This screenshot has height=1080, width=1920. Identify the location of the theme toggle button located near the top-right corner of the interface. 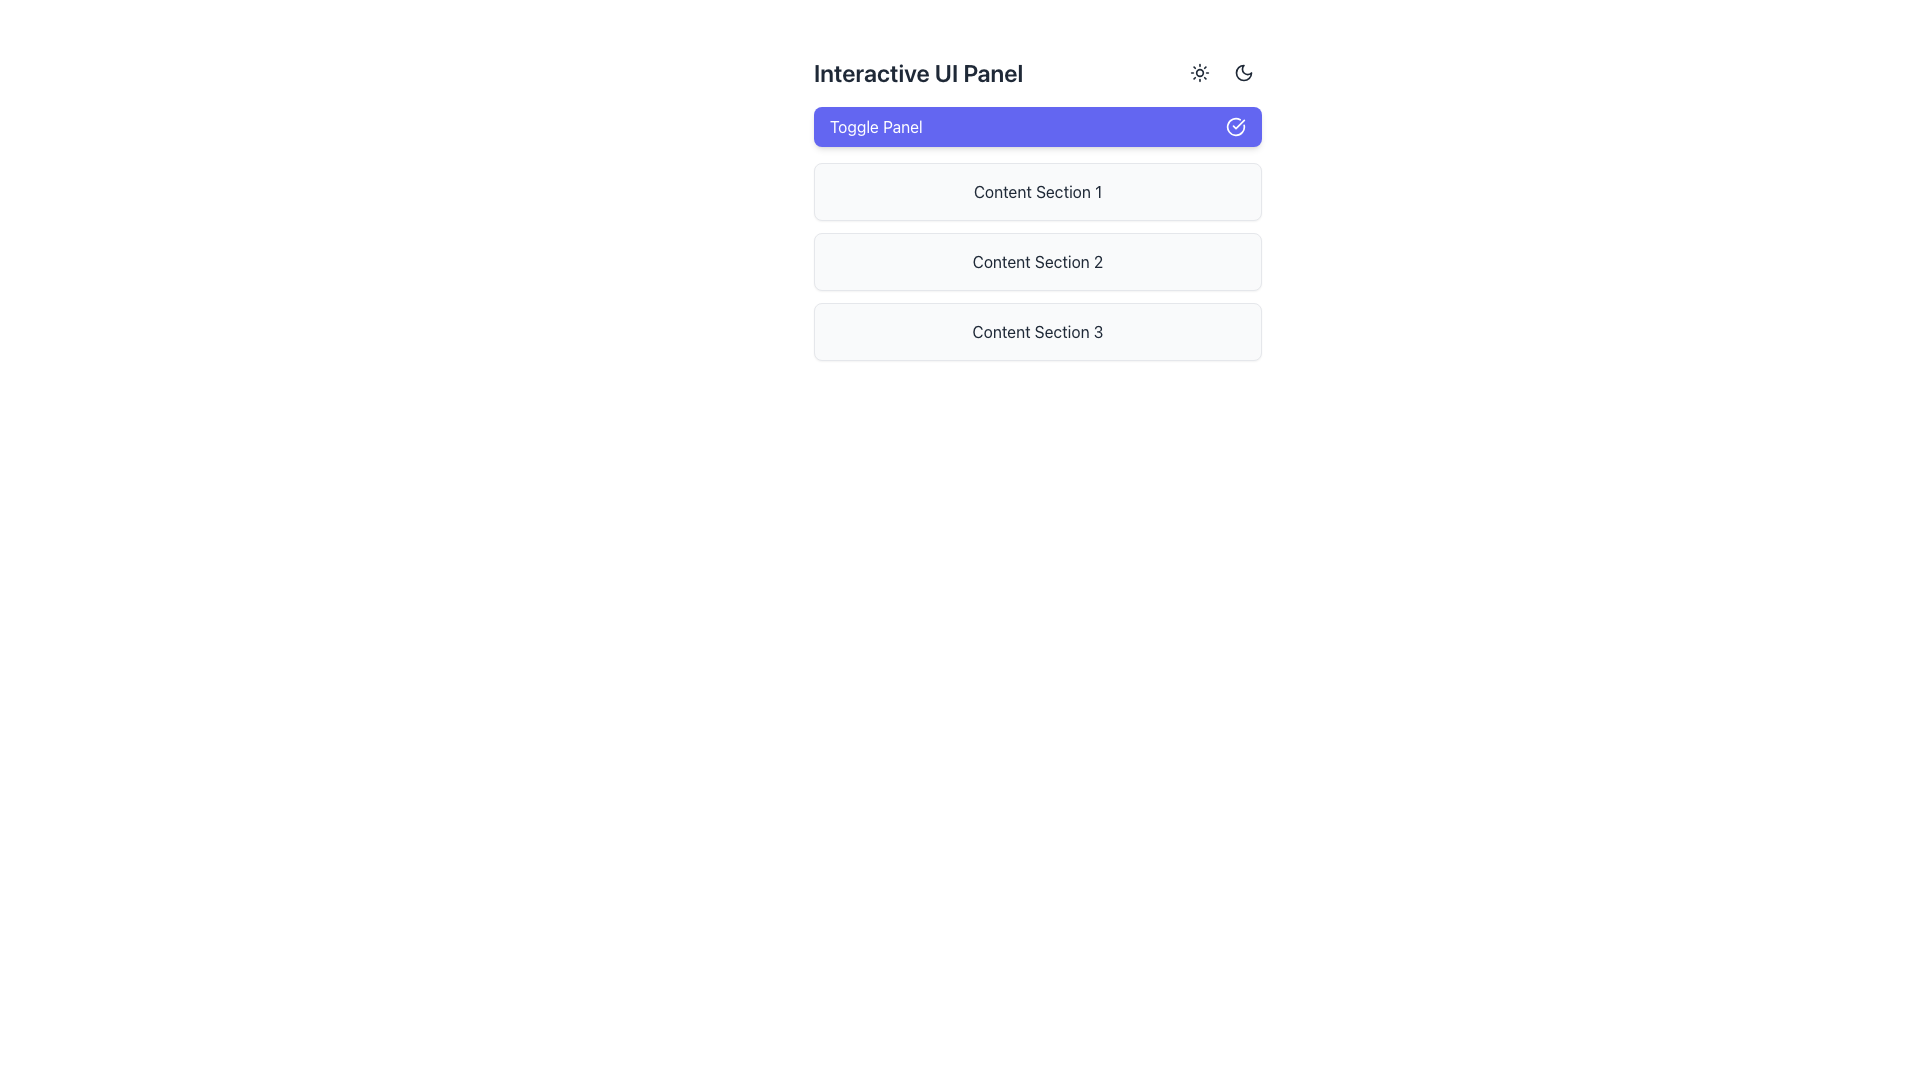
(1242, 72).